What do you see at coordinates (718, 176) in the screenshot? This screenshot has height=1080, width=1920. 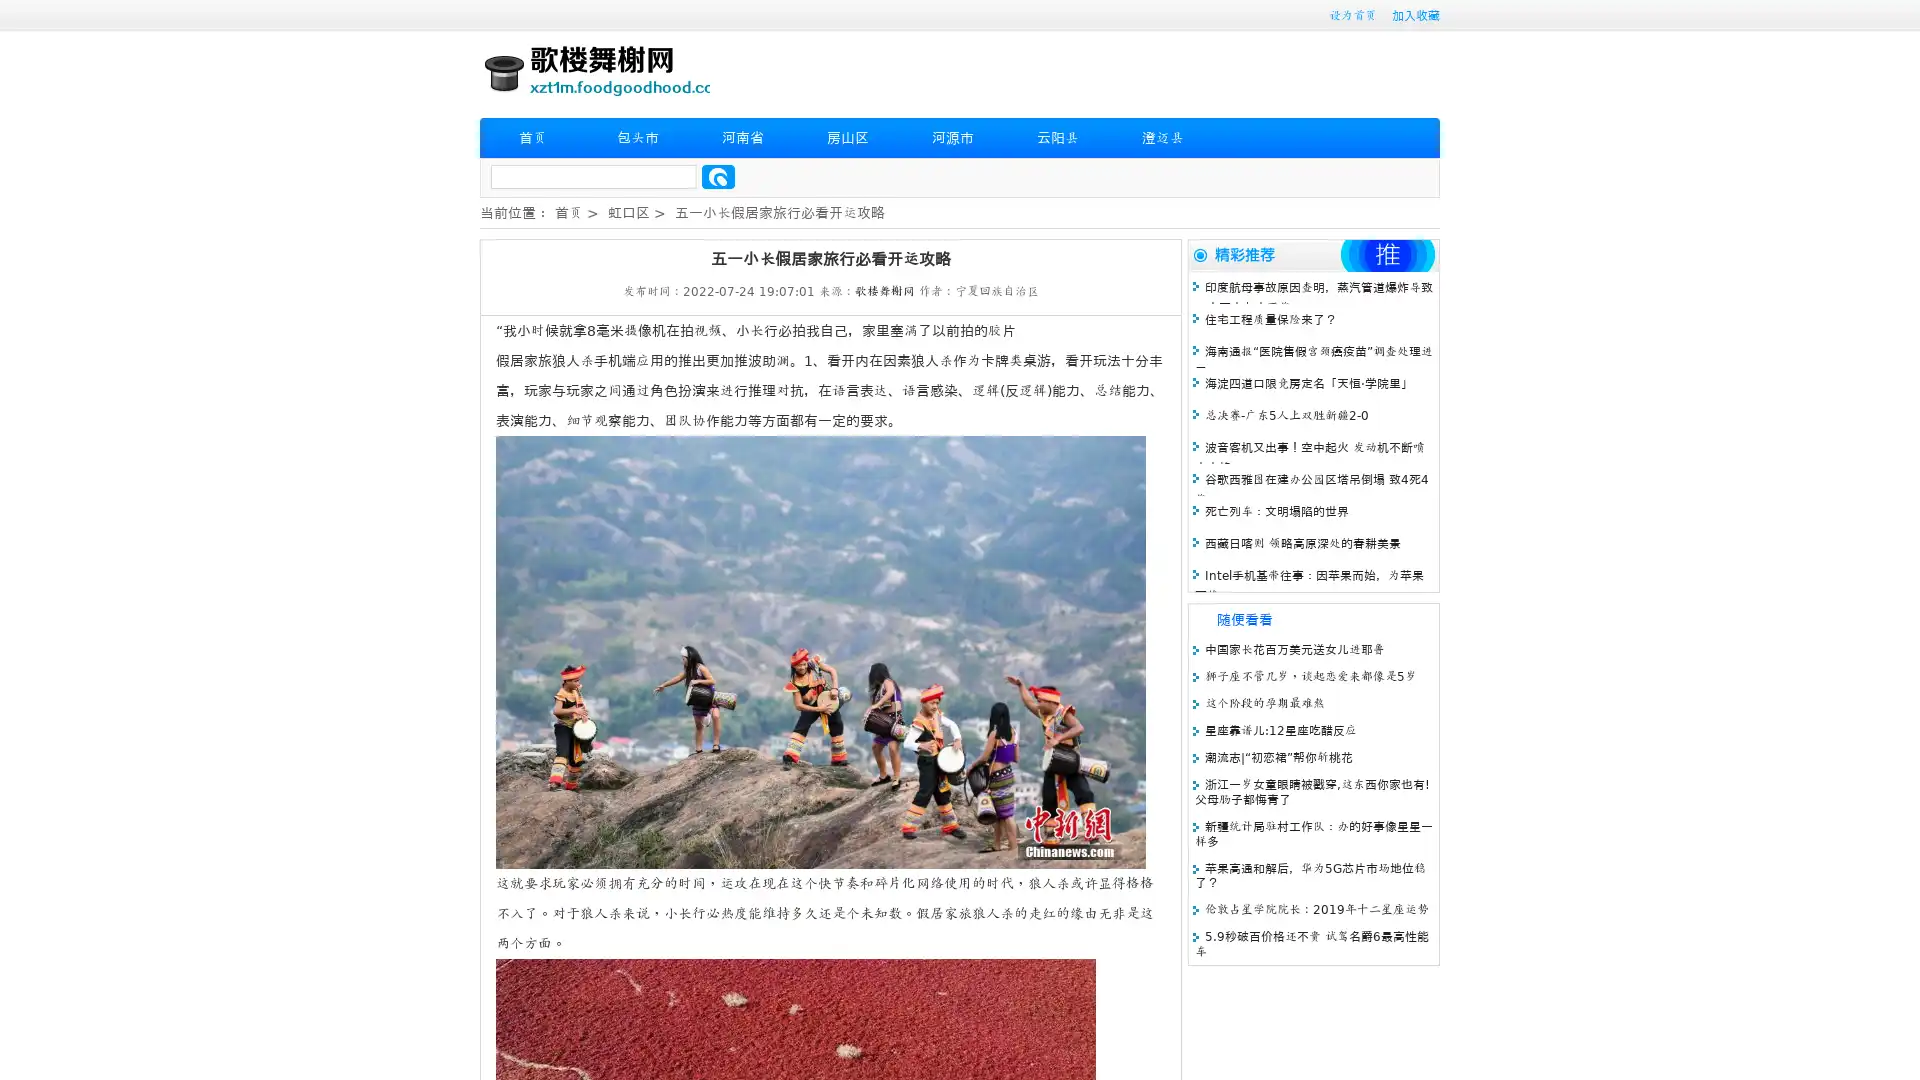 I see `Search` at bounding box center [718, 176].